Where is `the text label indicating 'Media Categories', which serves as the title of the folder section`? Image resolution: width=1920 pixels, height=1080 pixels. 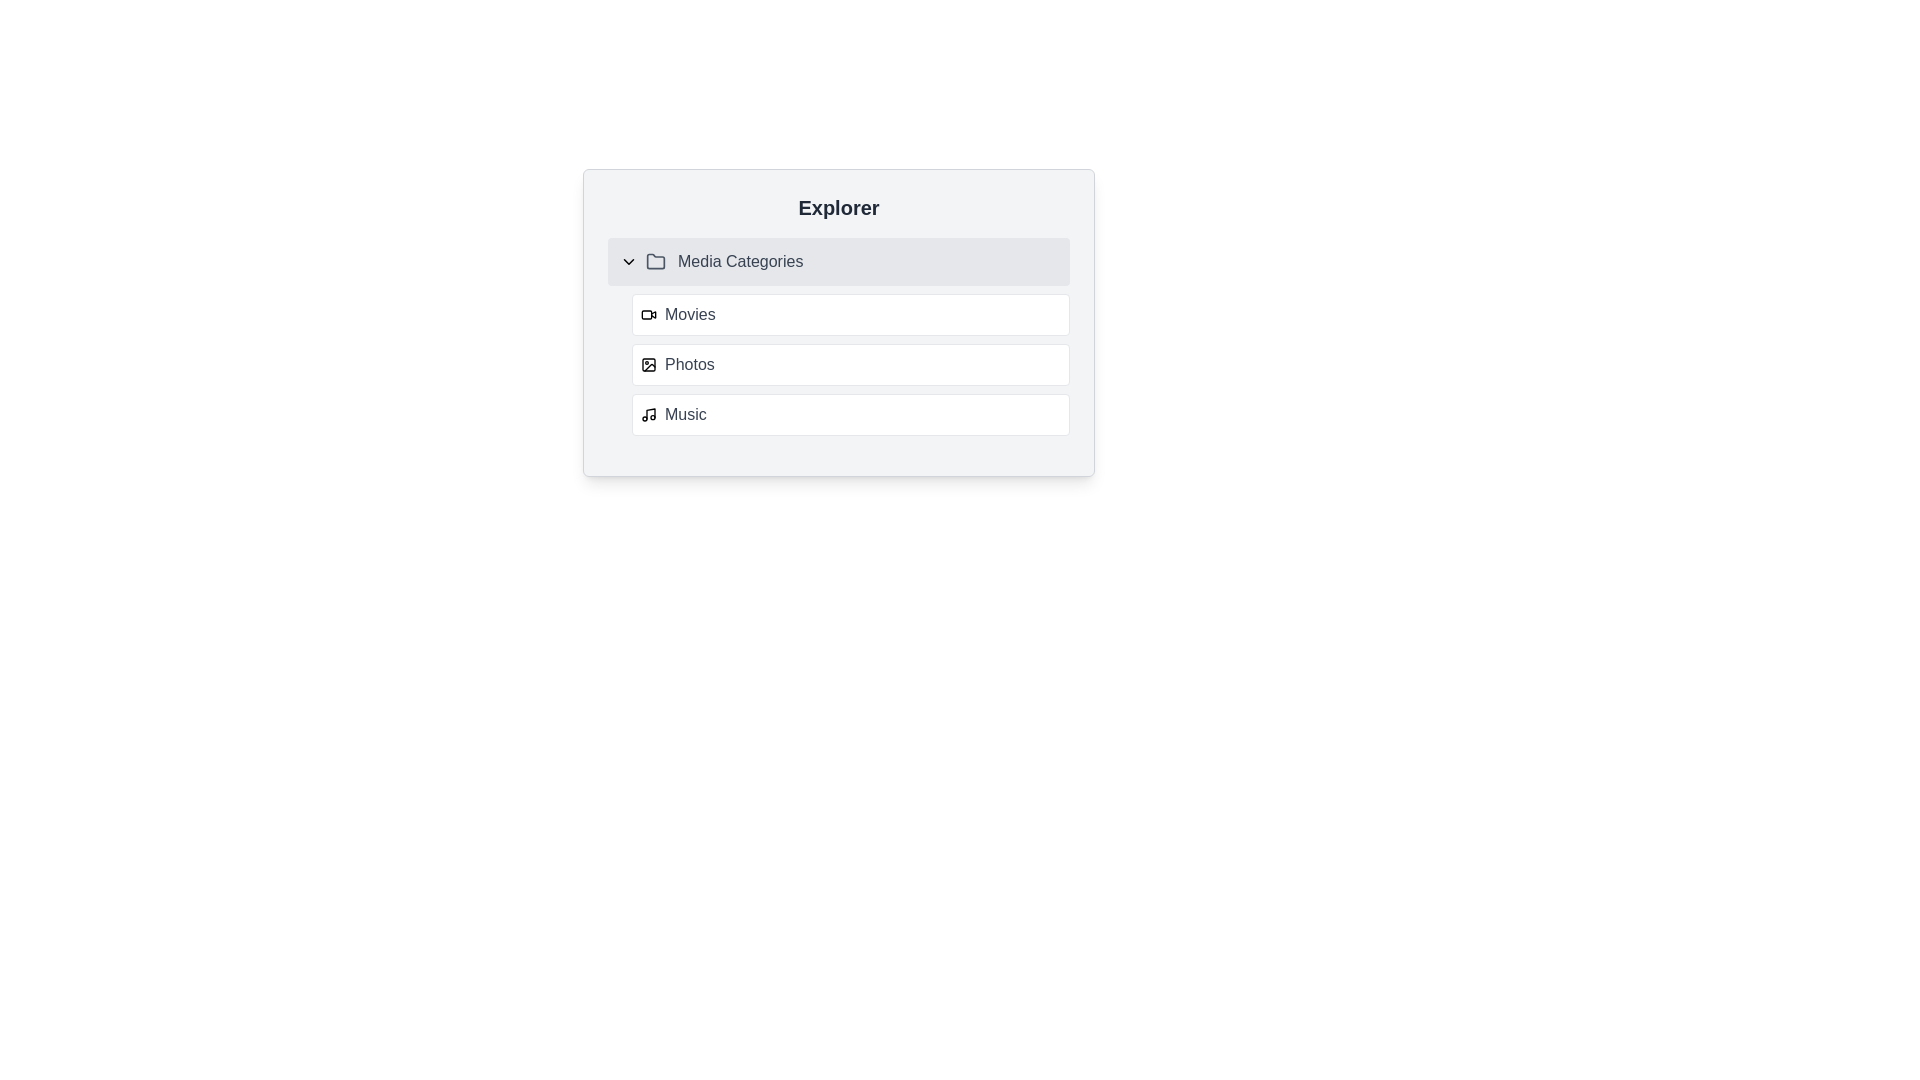 the text label indicating 'Media Categories', which serves as the title of the folder section is located at coordinates (739, 261).